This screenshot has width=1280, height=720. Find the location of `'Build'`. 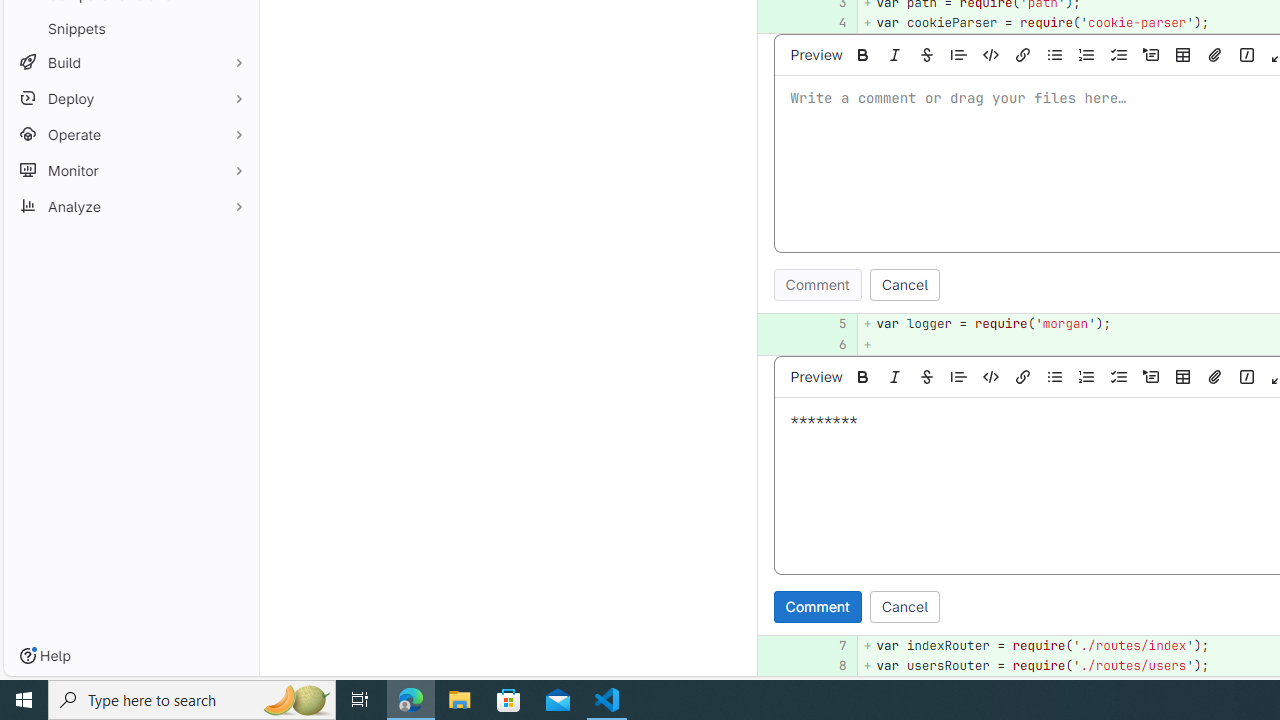

'Build' is located at coordinates (130, 61).